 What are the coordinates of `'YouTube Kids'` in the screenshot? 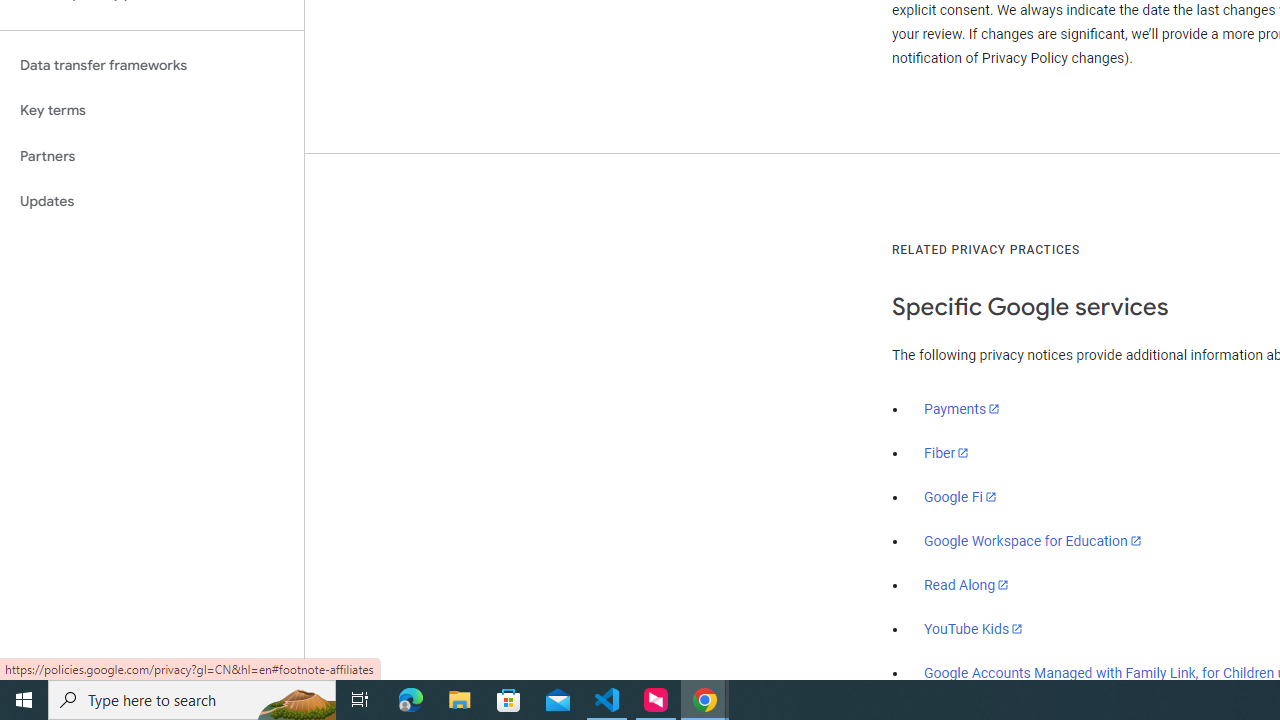 It's located at (974, 627).